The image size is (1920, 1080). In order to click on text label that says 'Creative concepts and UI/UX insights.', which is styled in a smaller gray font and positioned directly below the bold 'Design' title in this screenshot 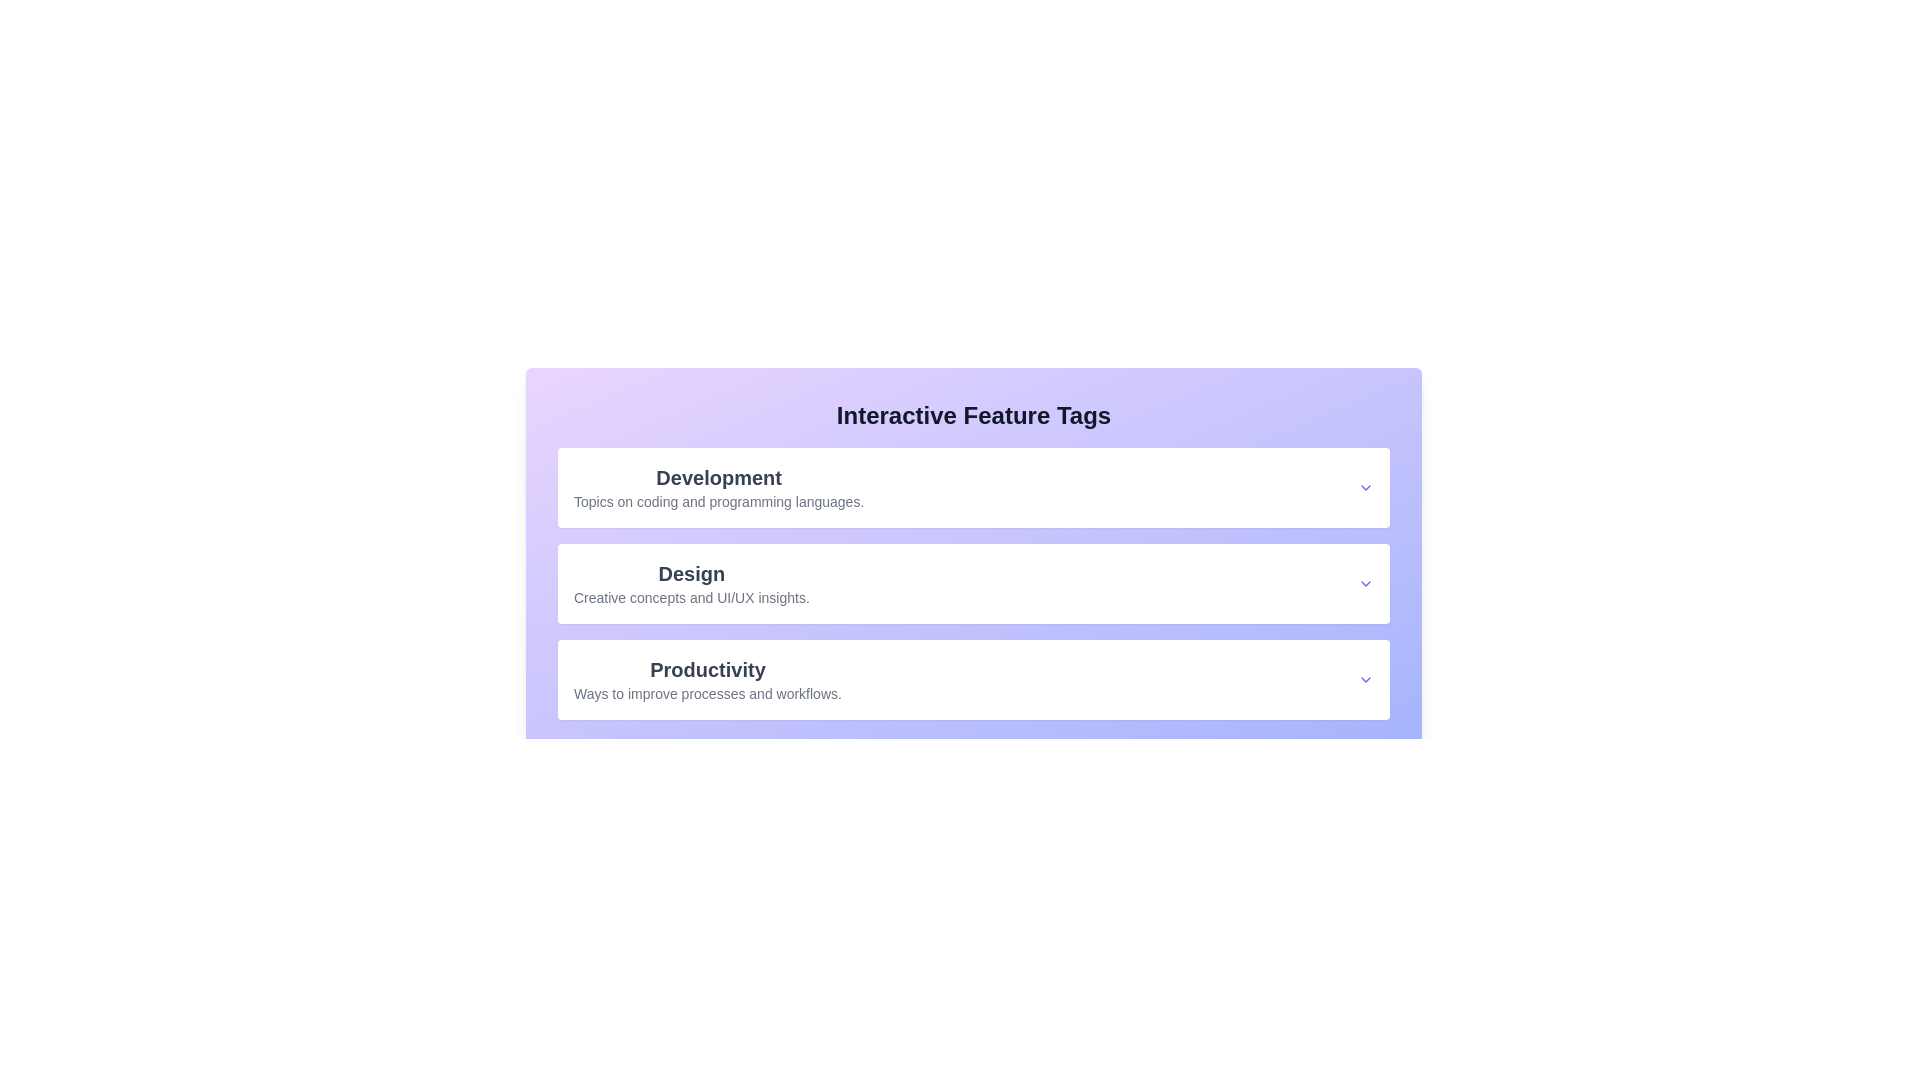, I will do `click(691, 596)`.